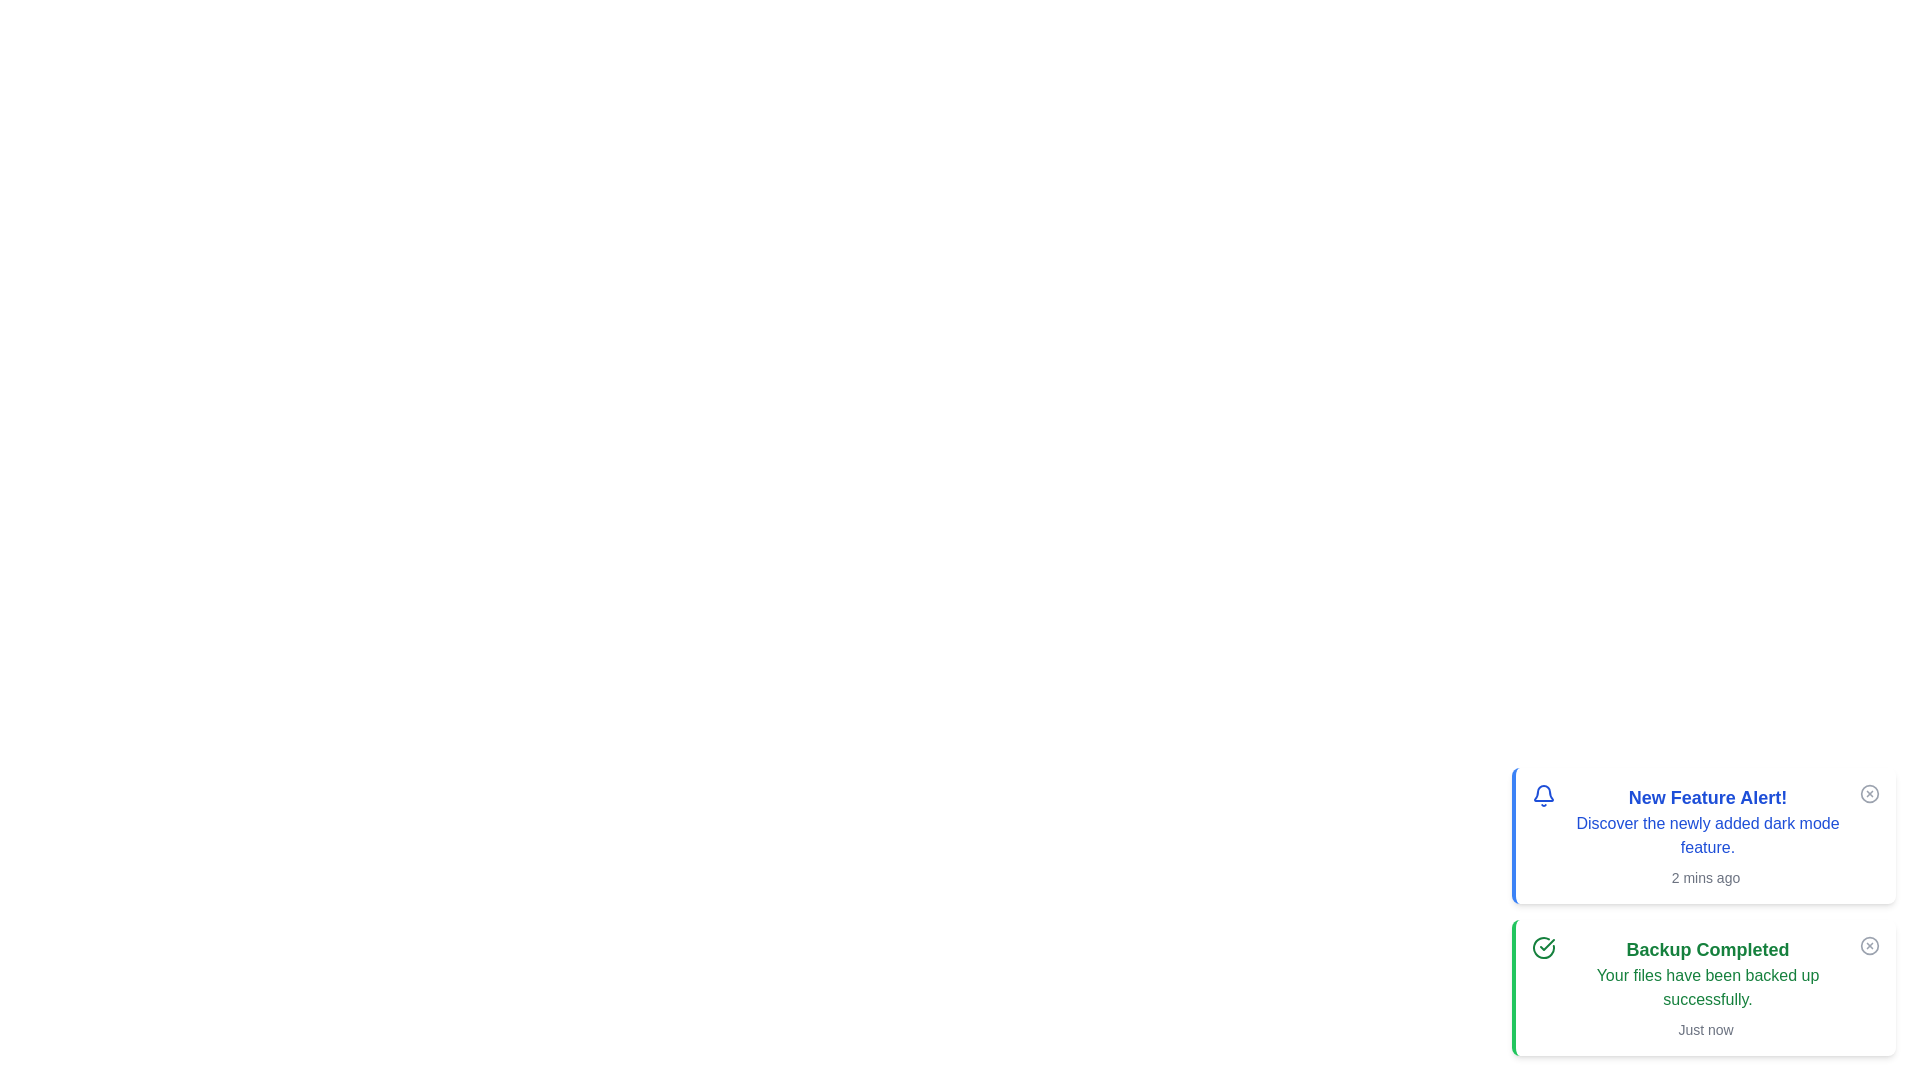 Image resolution: width=1920 pixels, height=1080 pixels. I want to click on the alert to read its content, so click(1703, 836).